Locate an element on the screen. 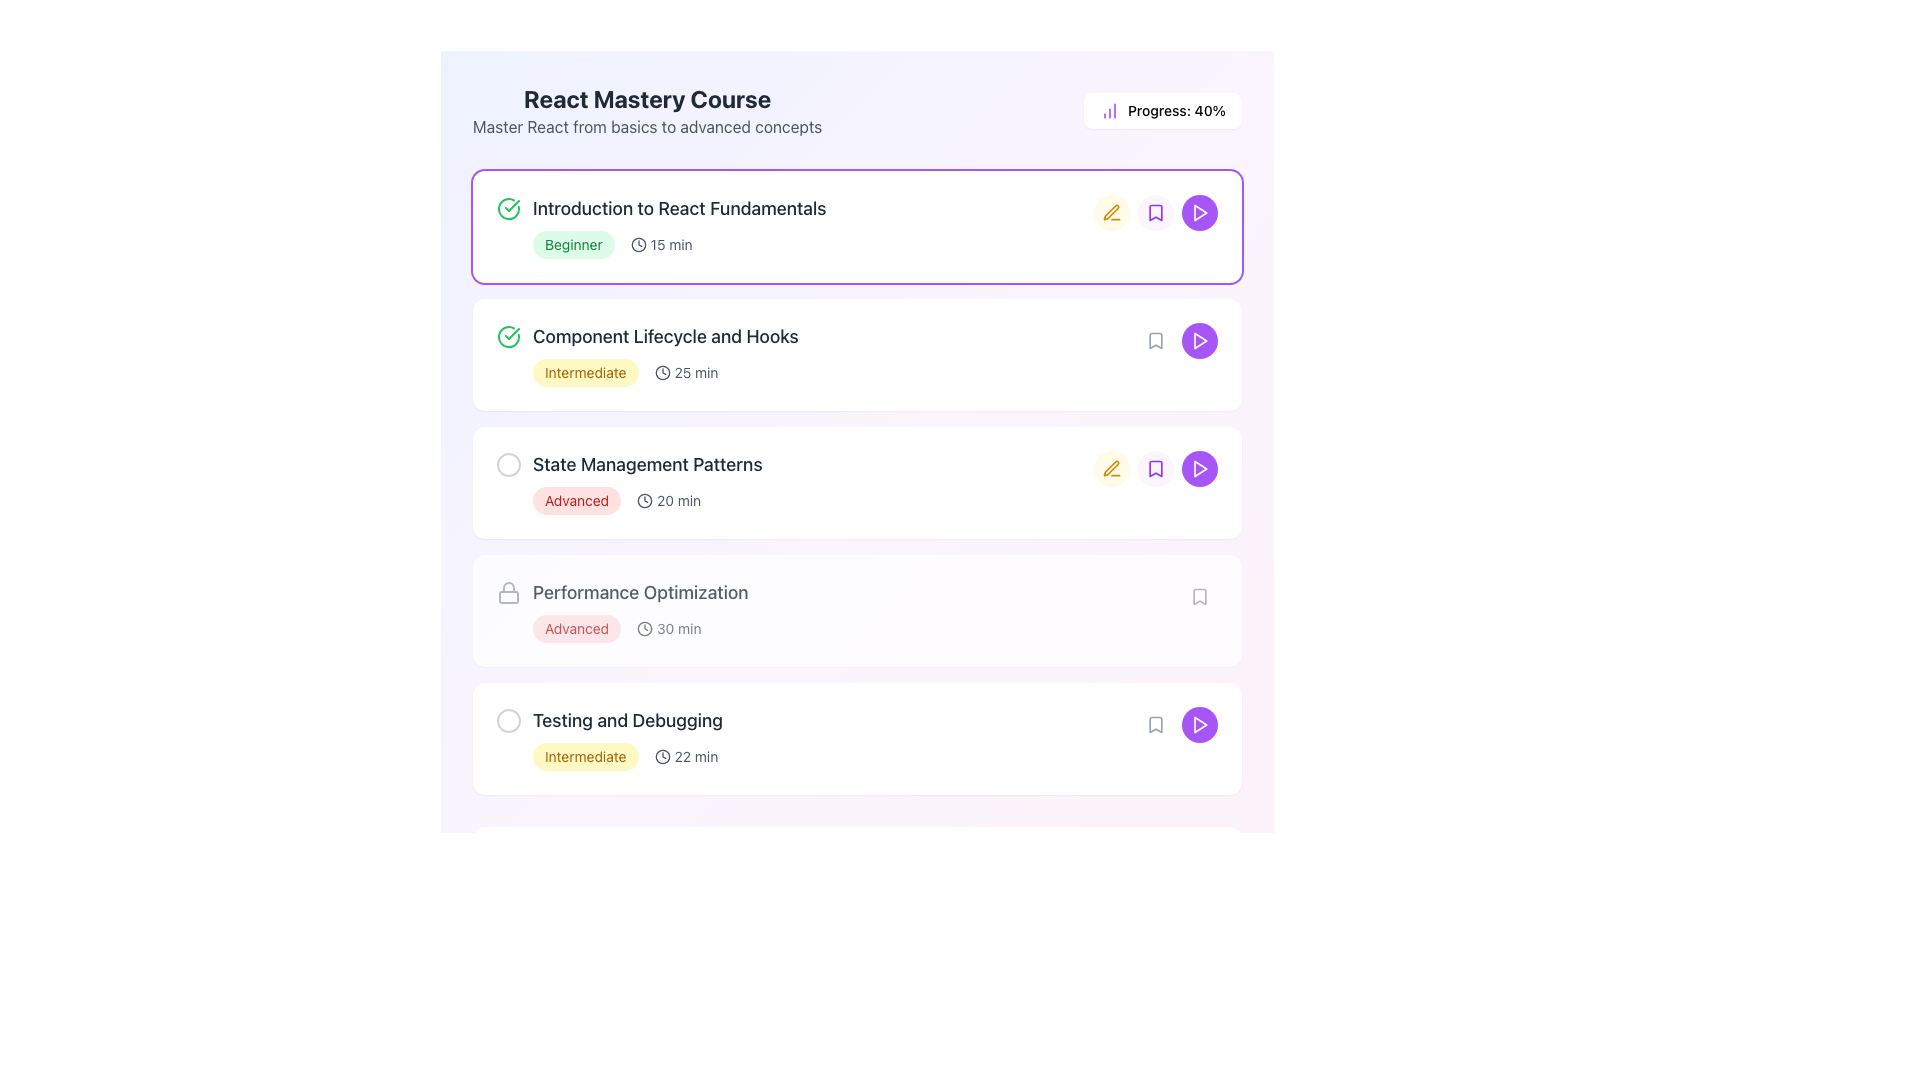  the prominent purple circular button with a white play icon to play the associated video or lesson is located at coordinates (1200, 469).